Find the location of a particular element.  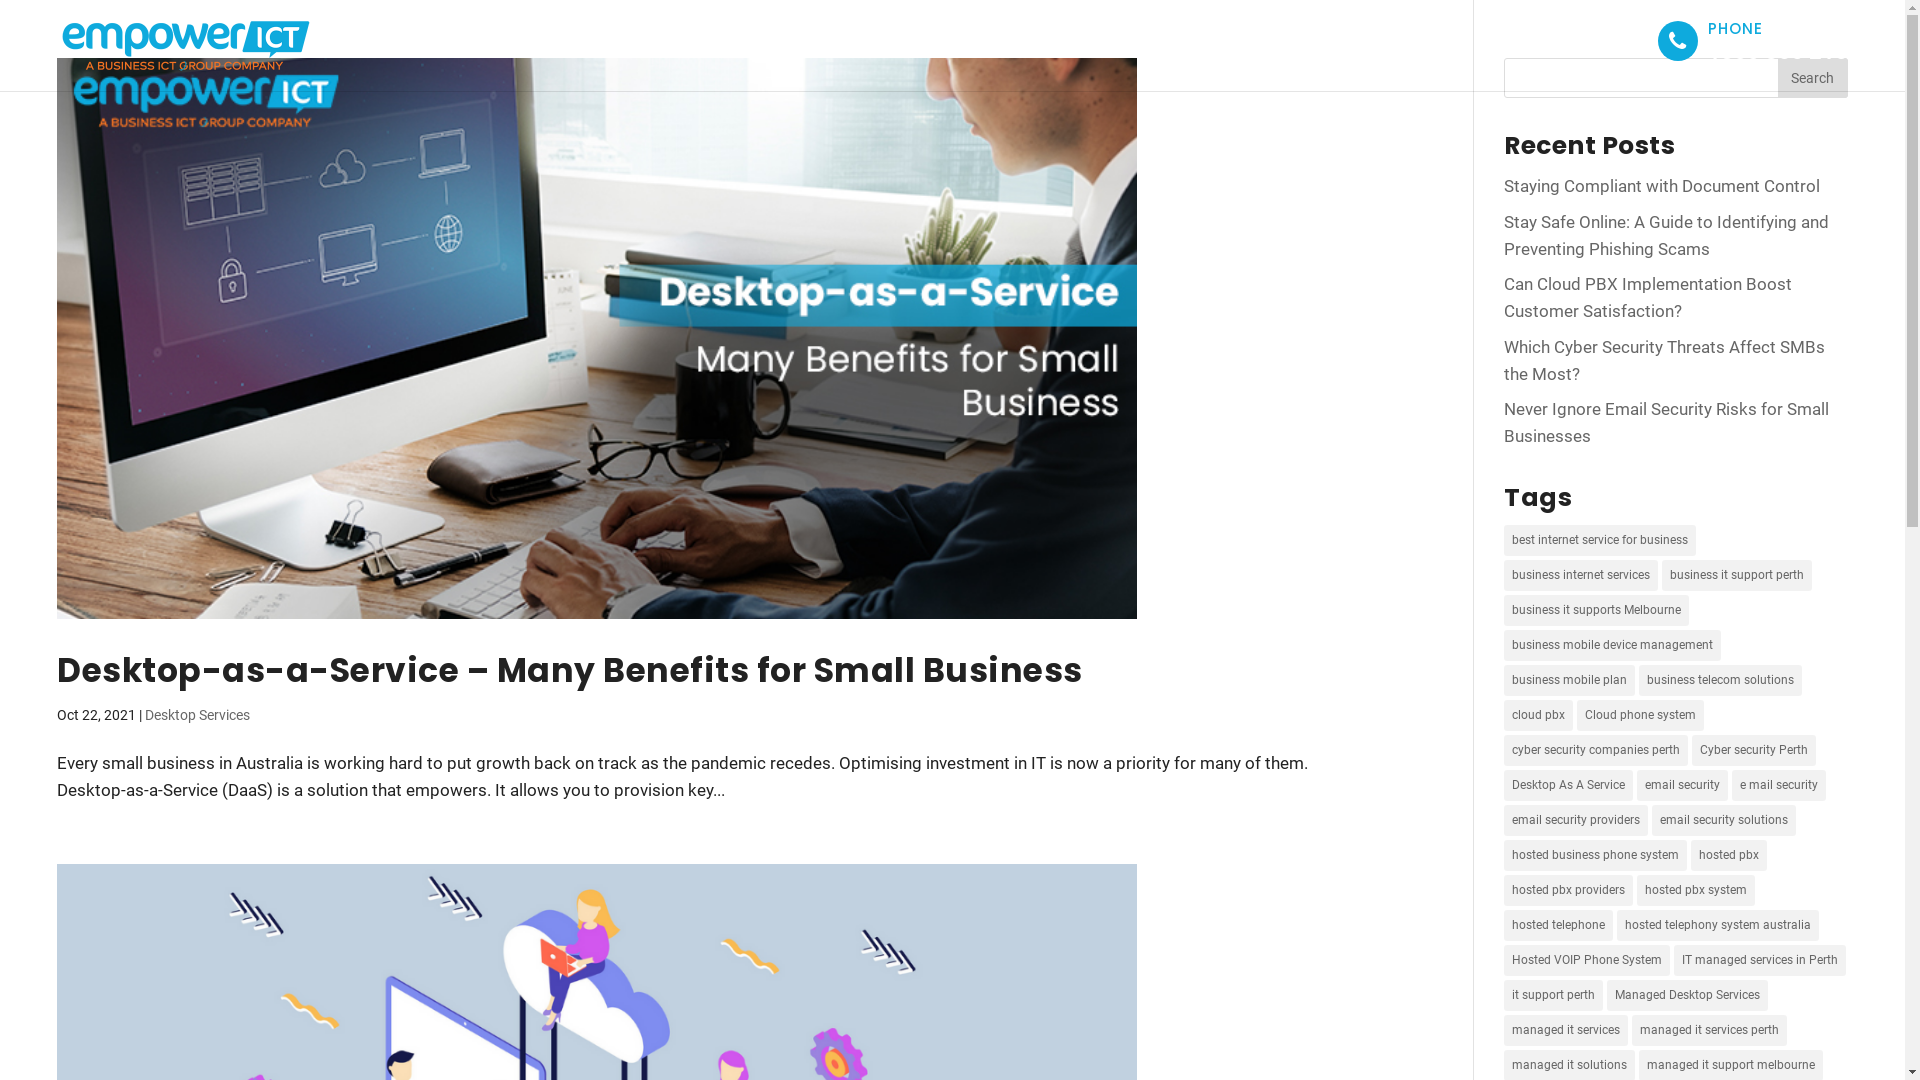

'email security providers' is located at coordinates (1574, 820).